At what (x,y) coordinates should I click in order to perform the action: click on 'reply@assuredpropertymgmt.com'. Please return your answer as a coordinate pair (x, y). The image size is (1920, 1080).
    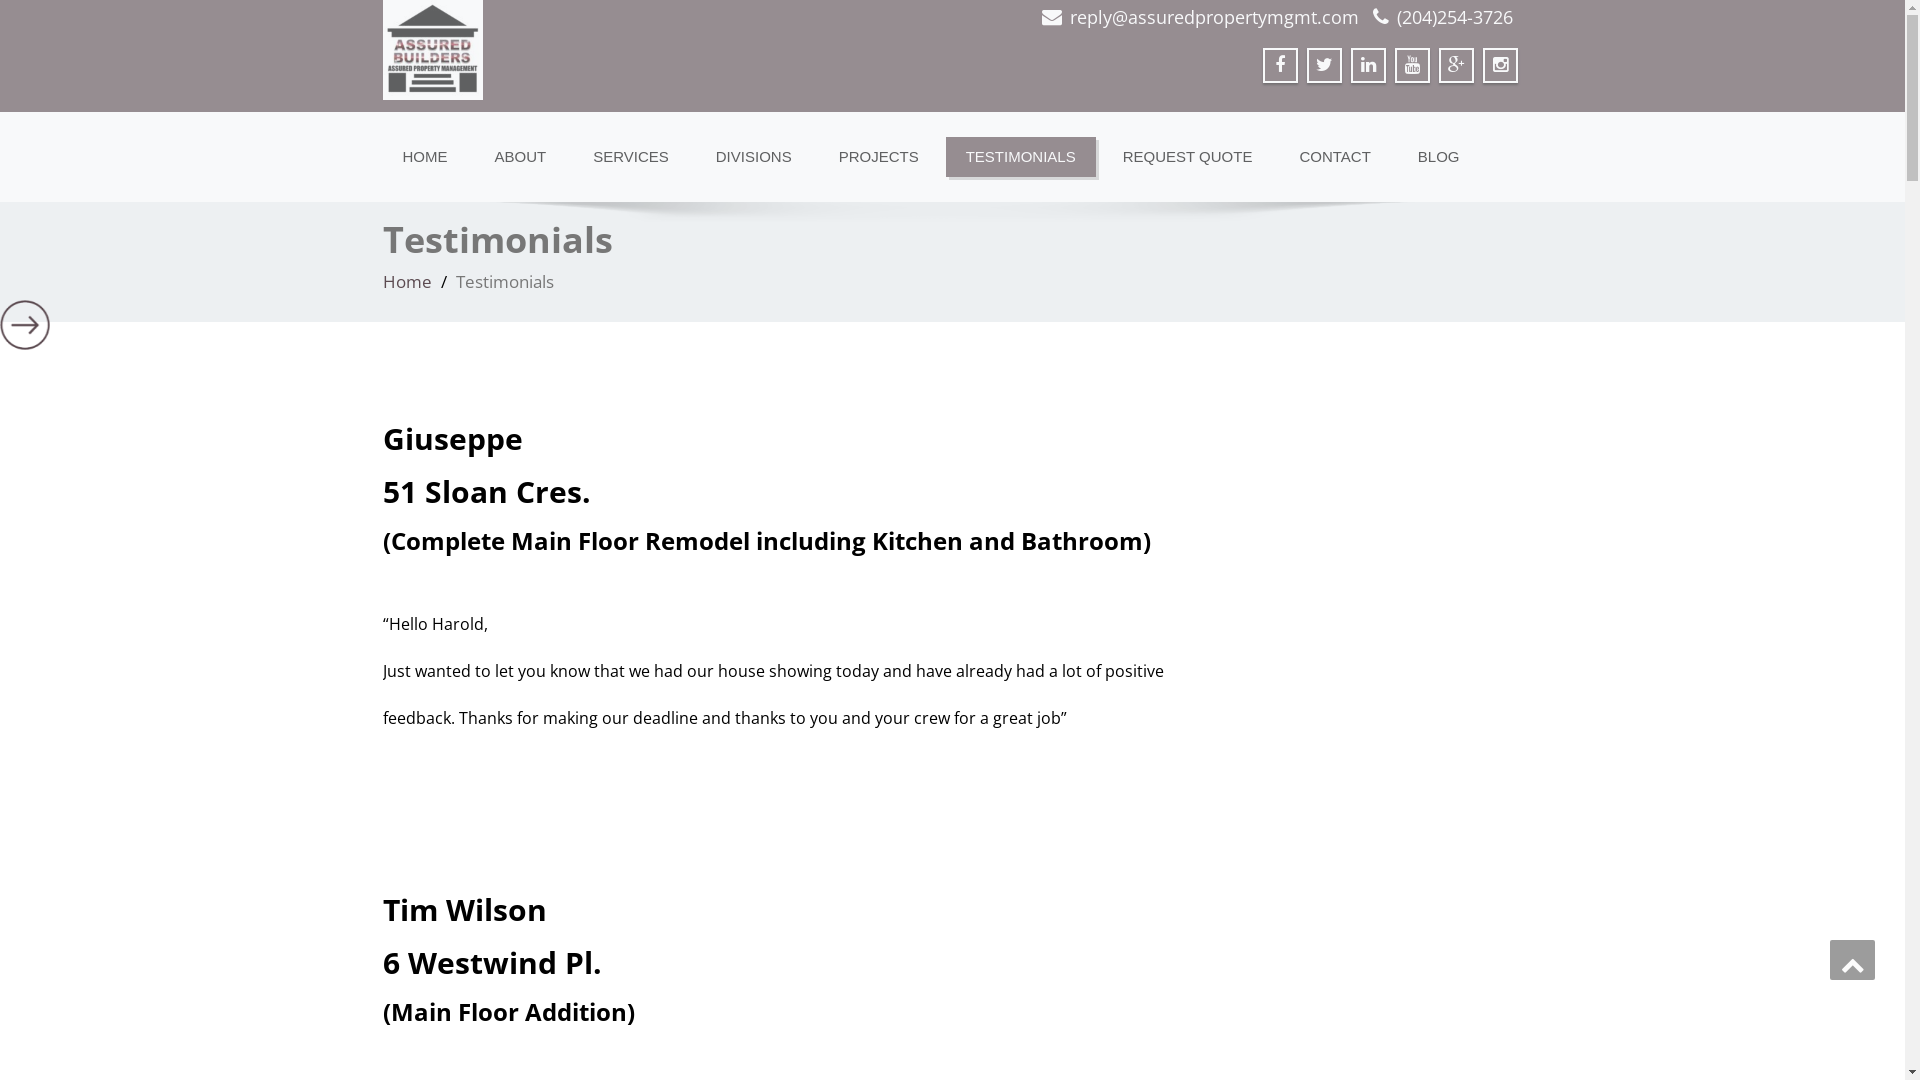
    Looking at the image, I should click on (1213, 16).